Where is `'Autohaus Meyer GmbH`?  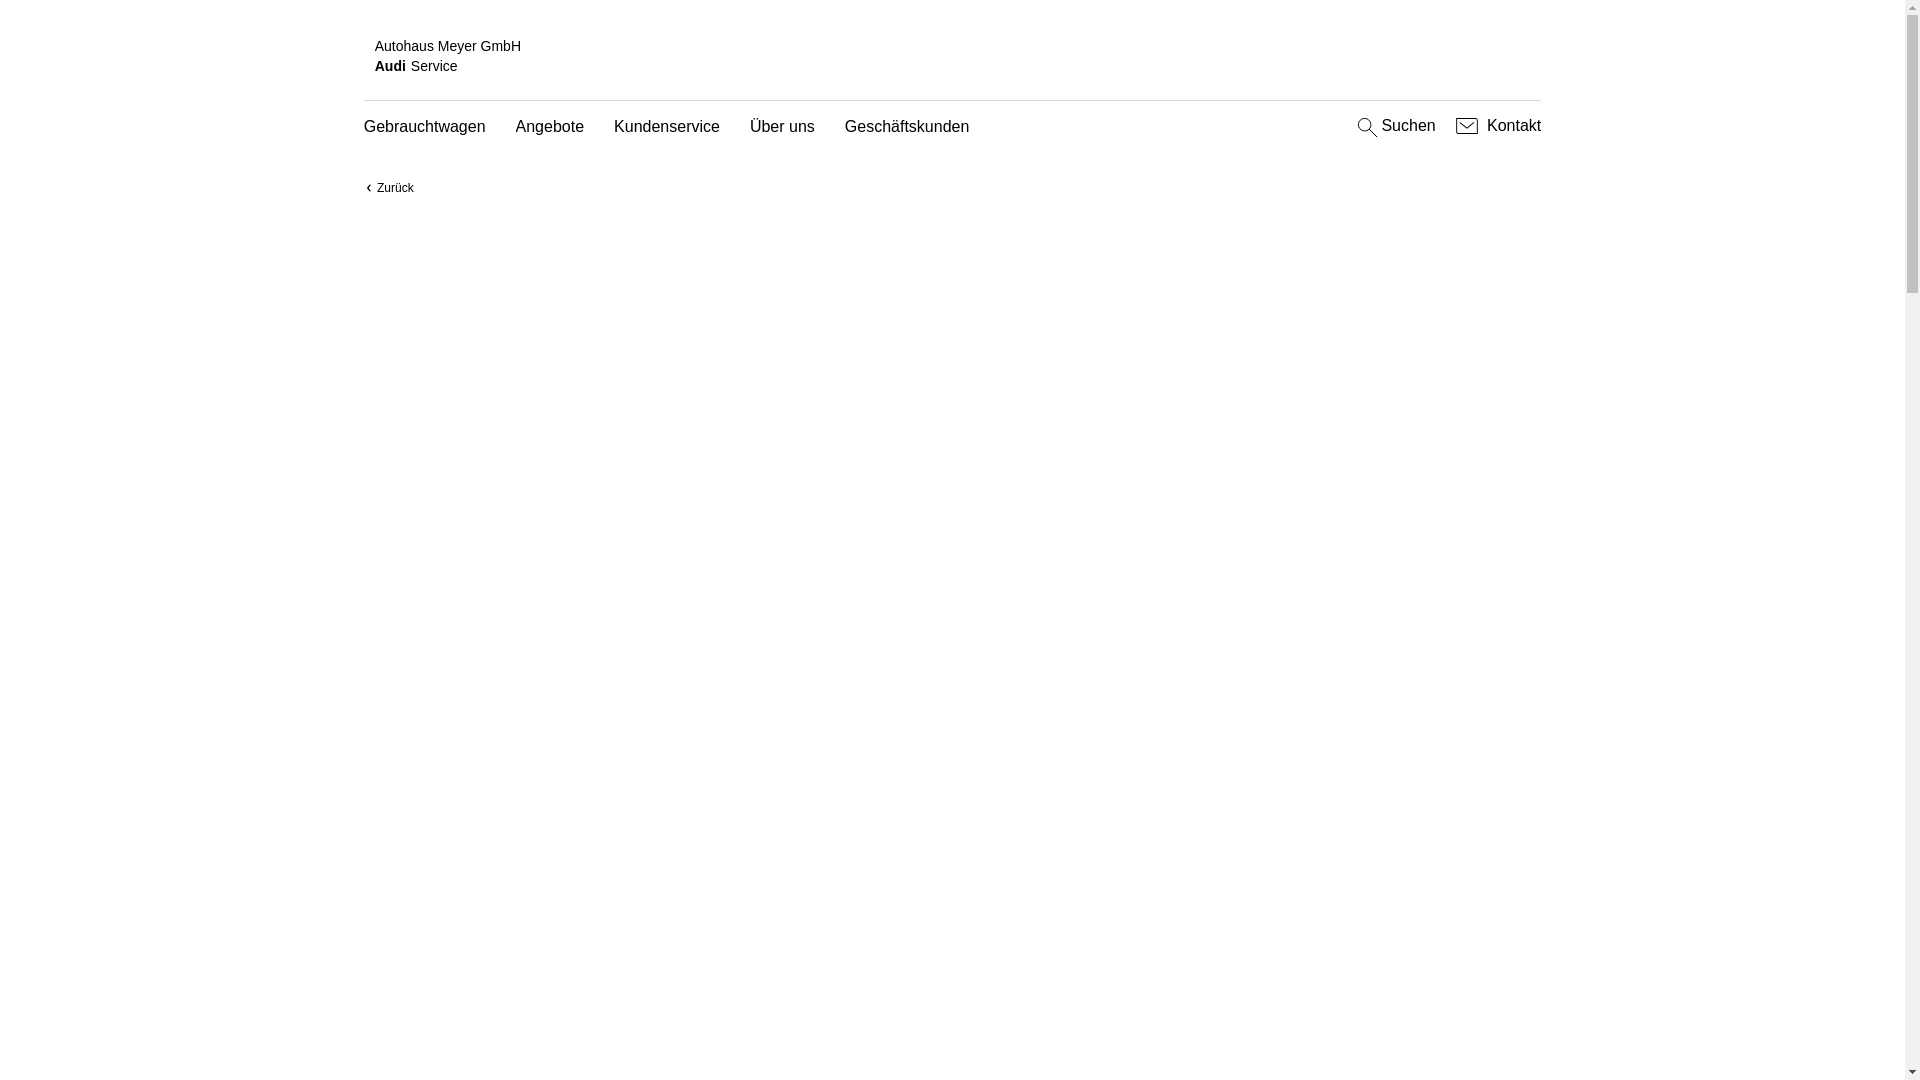
'Autohaus Meyer GmbH is located at coordinates (363, 55).